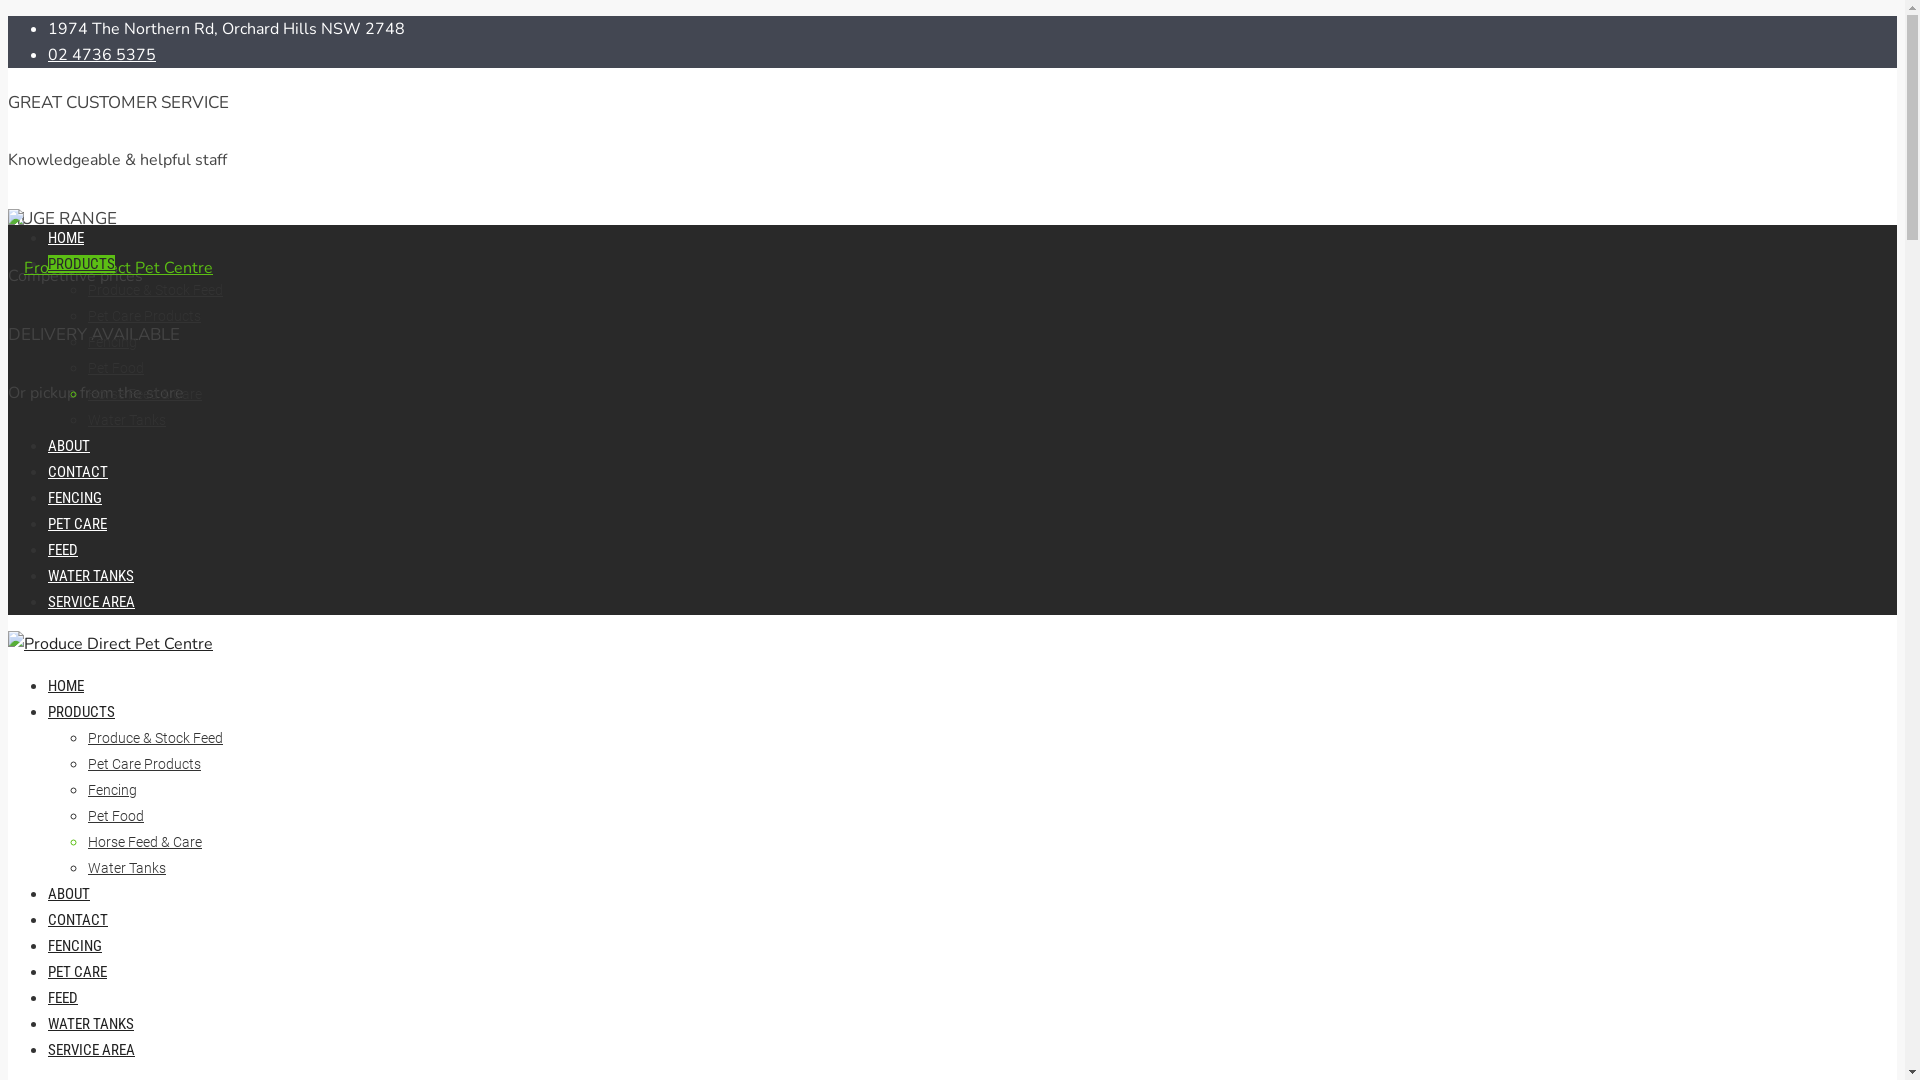 This screenshot has height=1080, width=1920. Describe the element at coordinates (143, 315) in the screenshot. I see `'Pet Care Products'` at that location.